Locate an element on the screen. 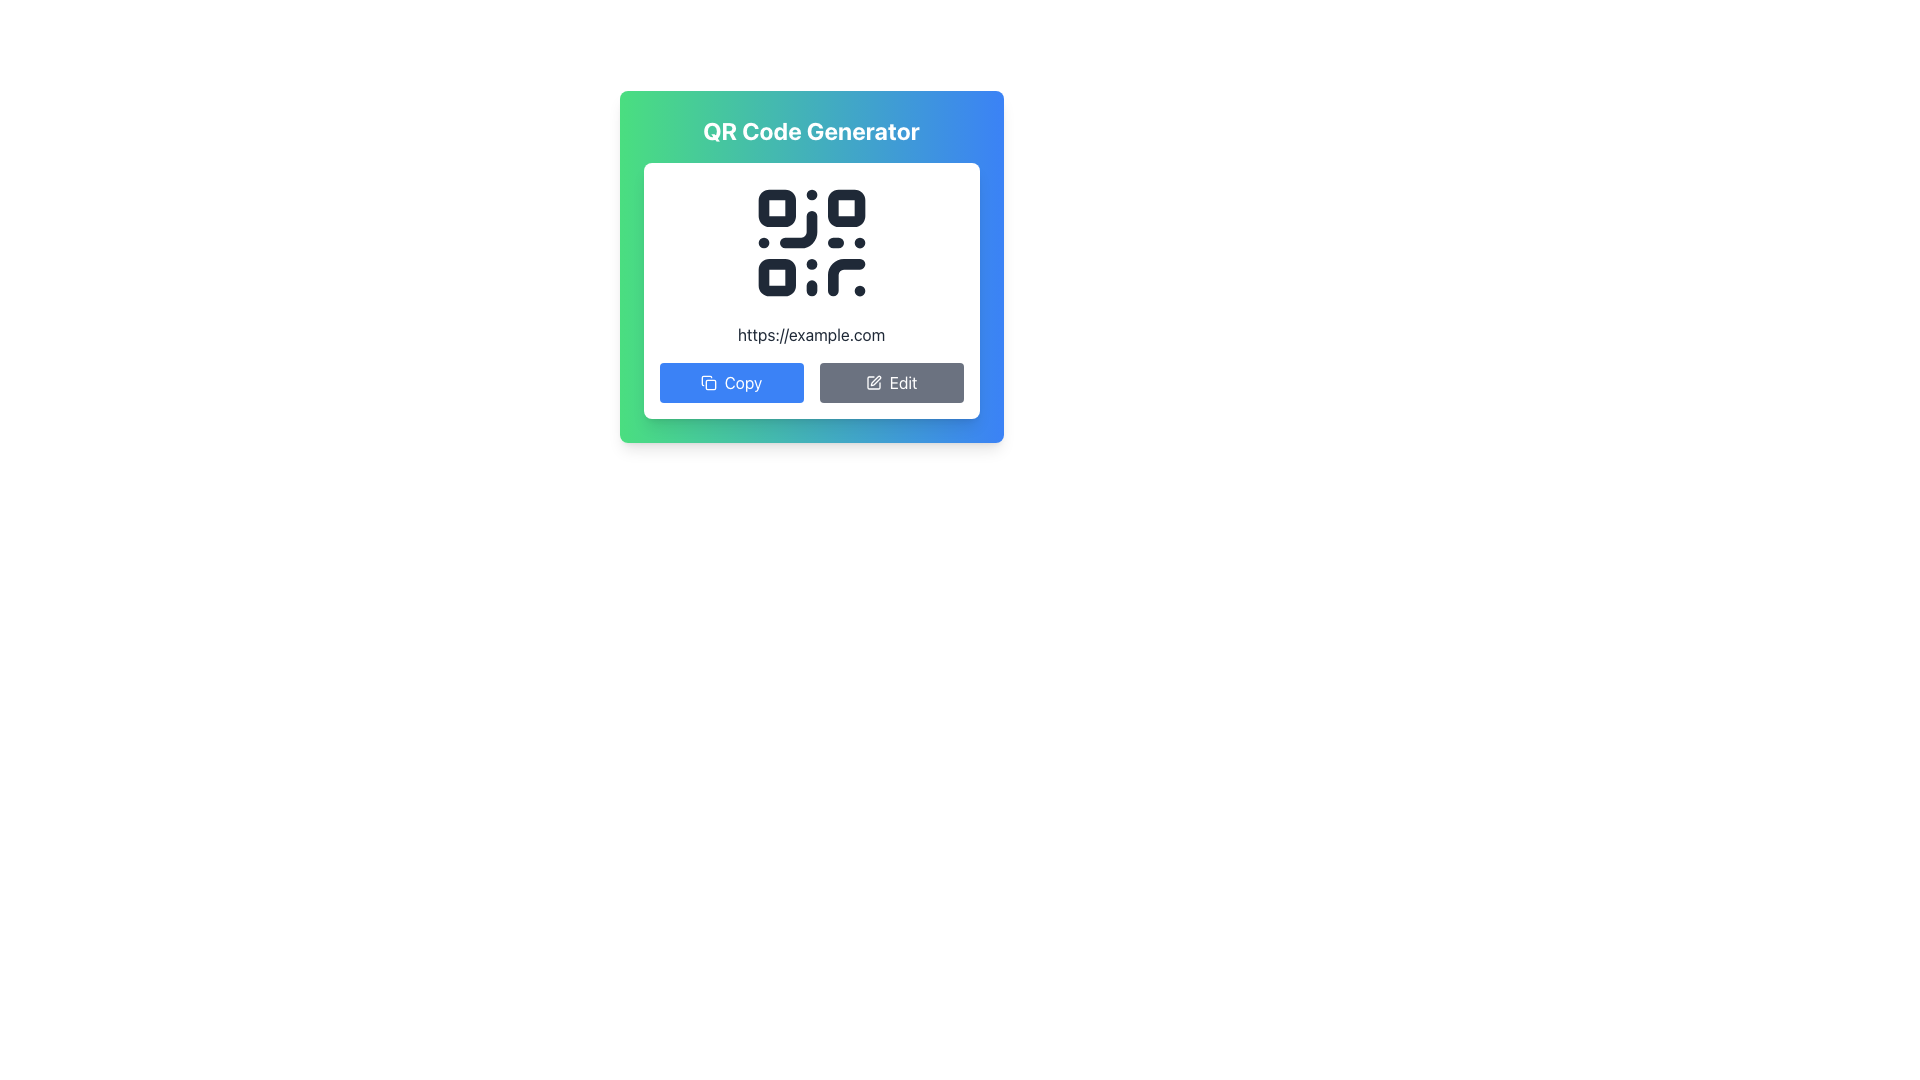 This screenshot has width=1920, height=1080. the small graphical icon resembling a pen or pencil, which signifies an editing action, located within the SVG element near the 'Edit' button on the QR code generator card is located at coordinates (875, 381).